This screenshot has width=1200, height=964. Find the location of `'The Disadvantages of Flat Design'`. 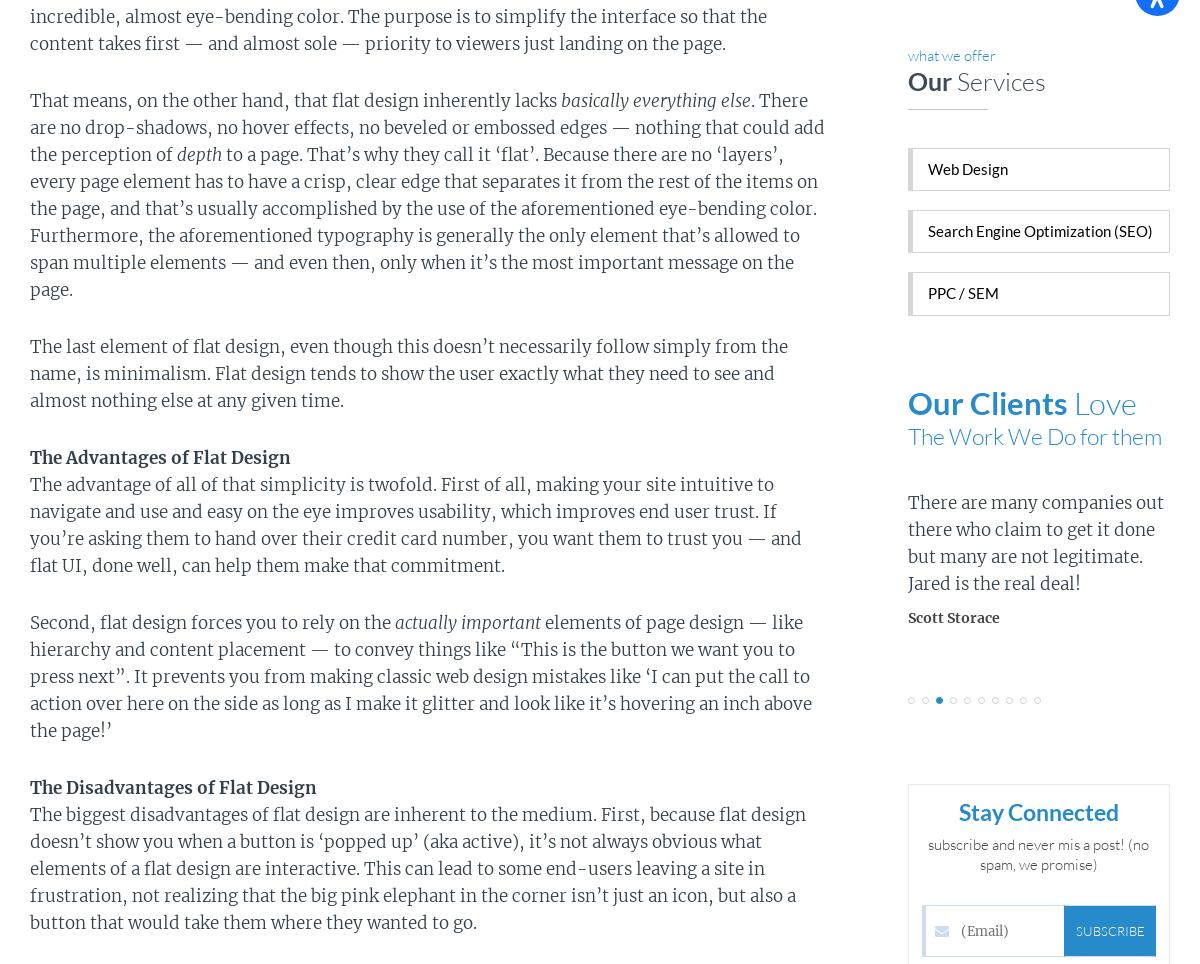

'The Disadvantages of Flat Design' is located at coordinates (30, 787).